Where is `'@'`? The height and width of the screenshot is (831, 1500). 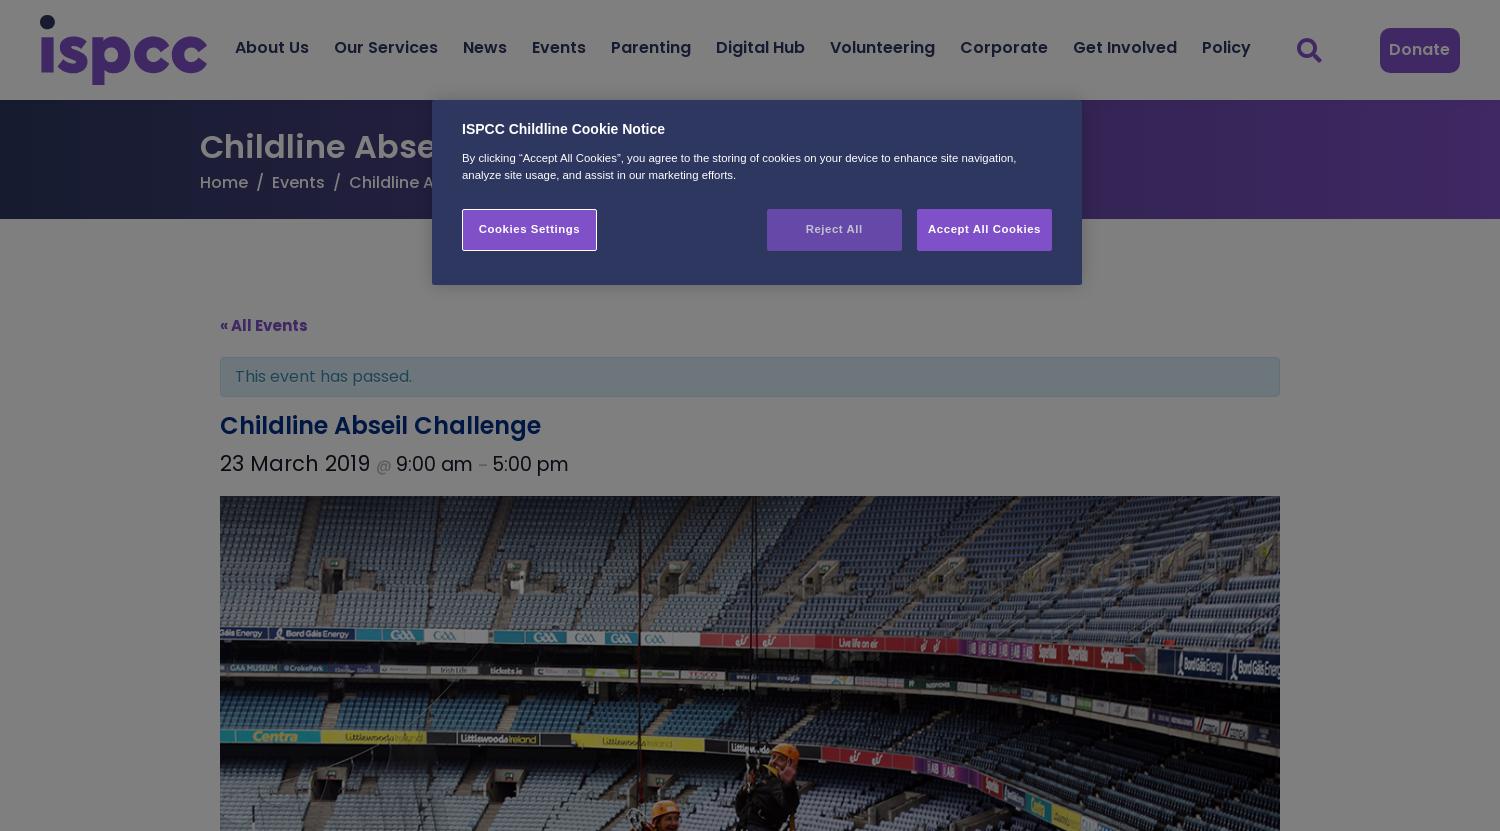 '@' is located at coordinates (385, 465).